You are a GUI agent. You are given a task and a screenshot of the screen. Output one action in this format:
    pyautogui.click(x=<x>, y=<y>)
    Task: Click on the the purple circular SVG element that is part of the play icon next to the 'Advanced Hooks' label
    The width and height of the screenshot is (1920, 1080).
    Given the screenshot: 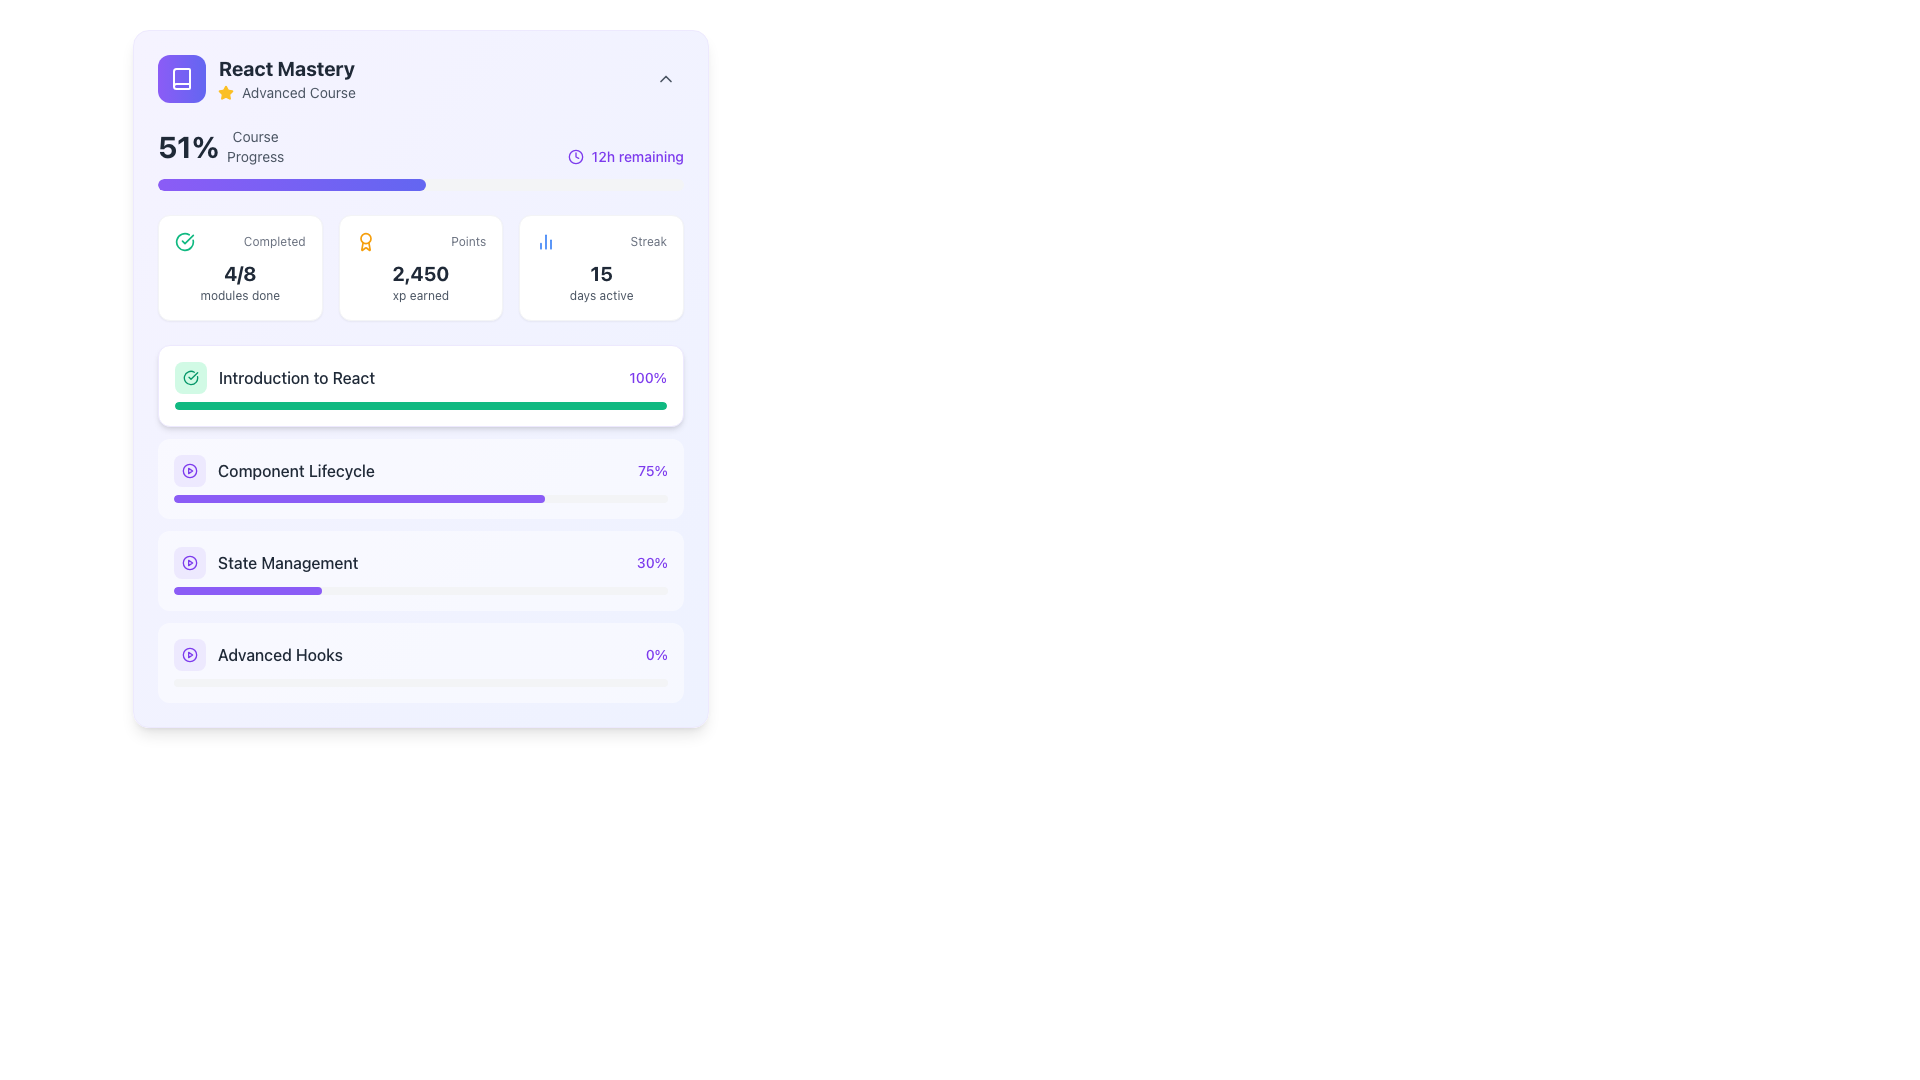 What is the action you would take?
    pyautogui.click(x=190, y=655)
    